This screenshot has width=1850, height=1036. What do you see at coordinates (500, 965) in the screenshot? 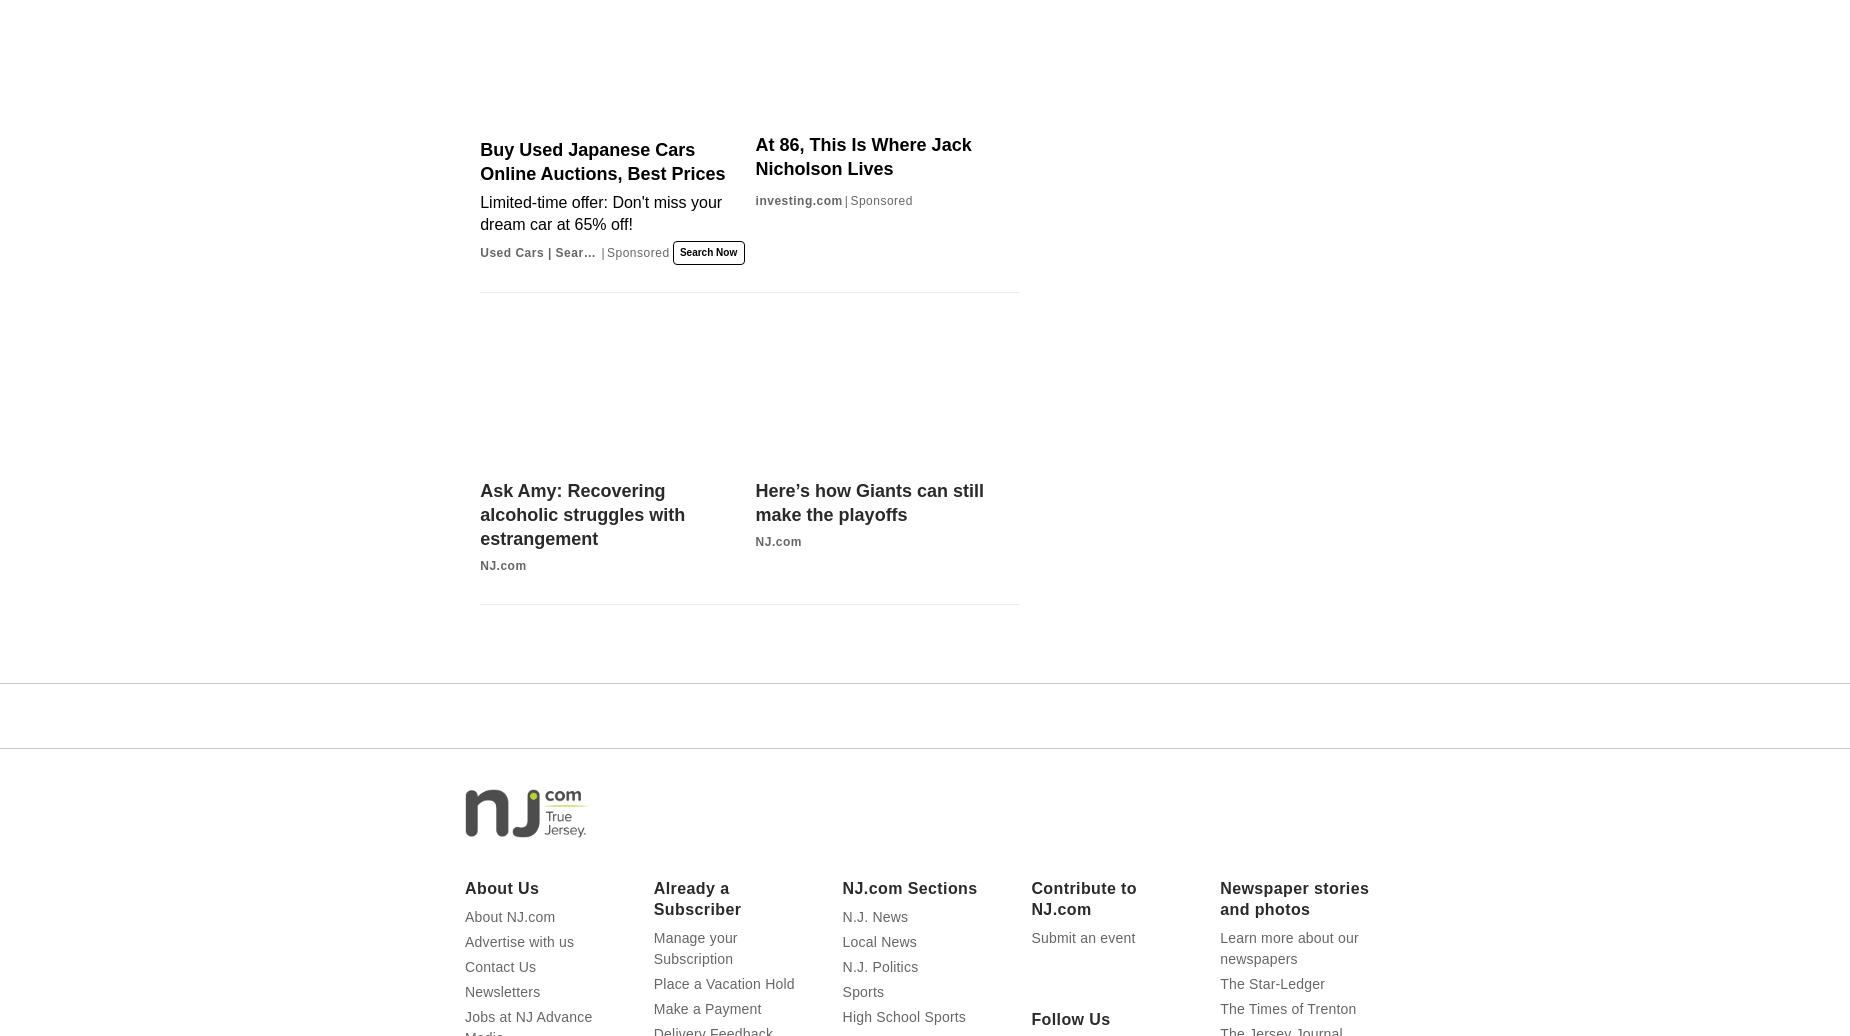
I see `'Contact Us'` at bounding box center [500, 965].